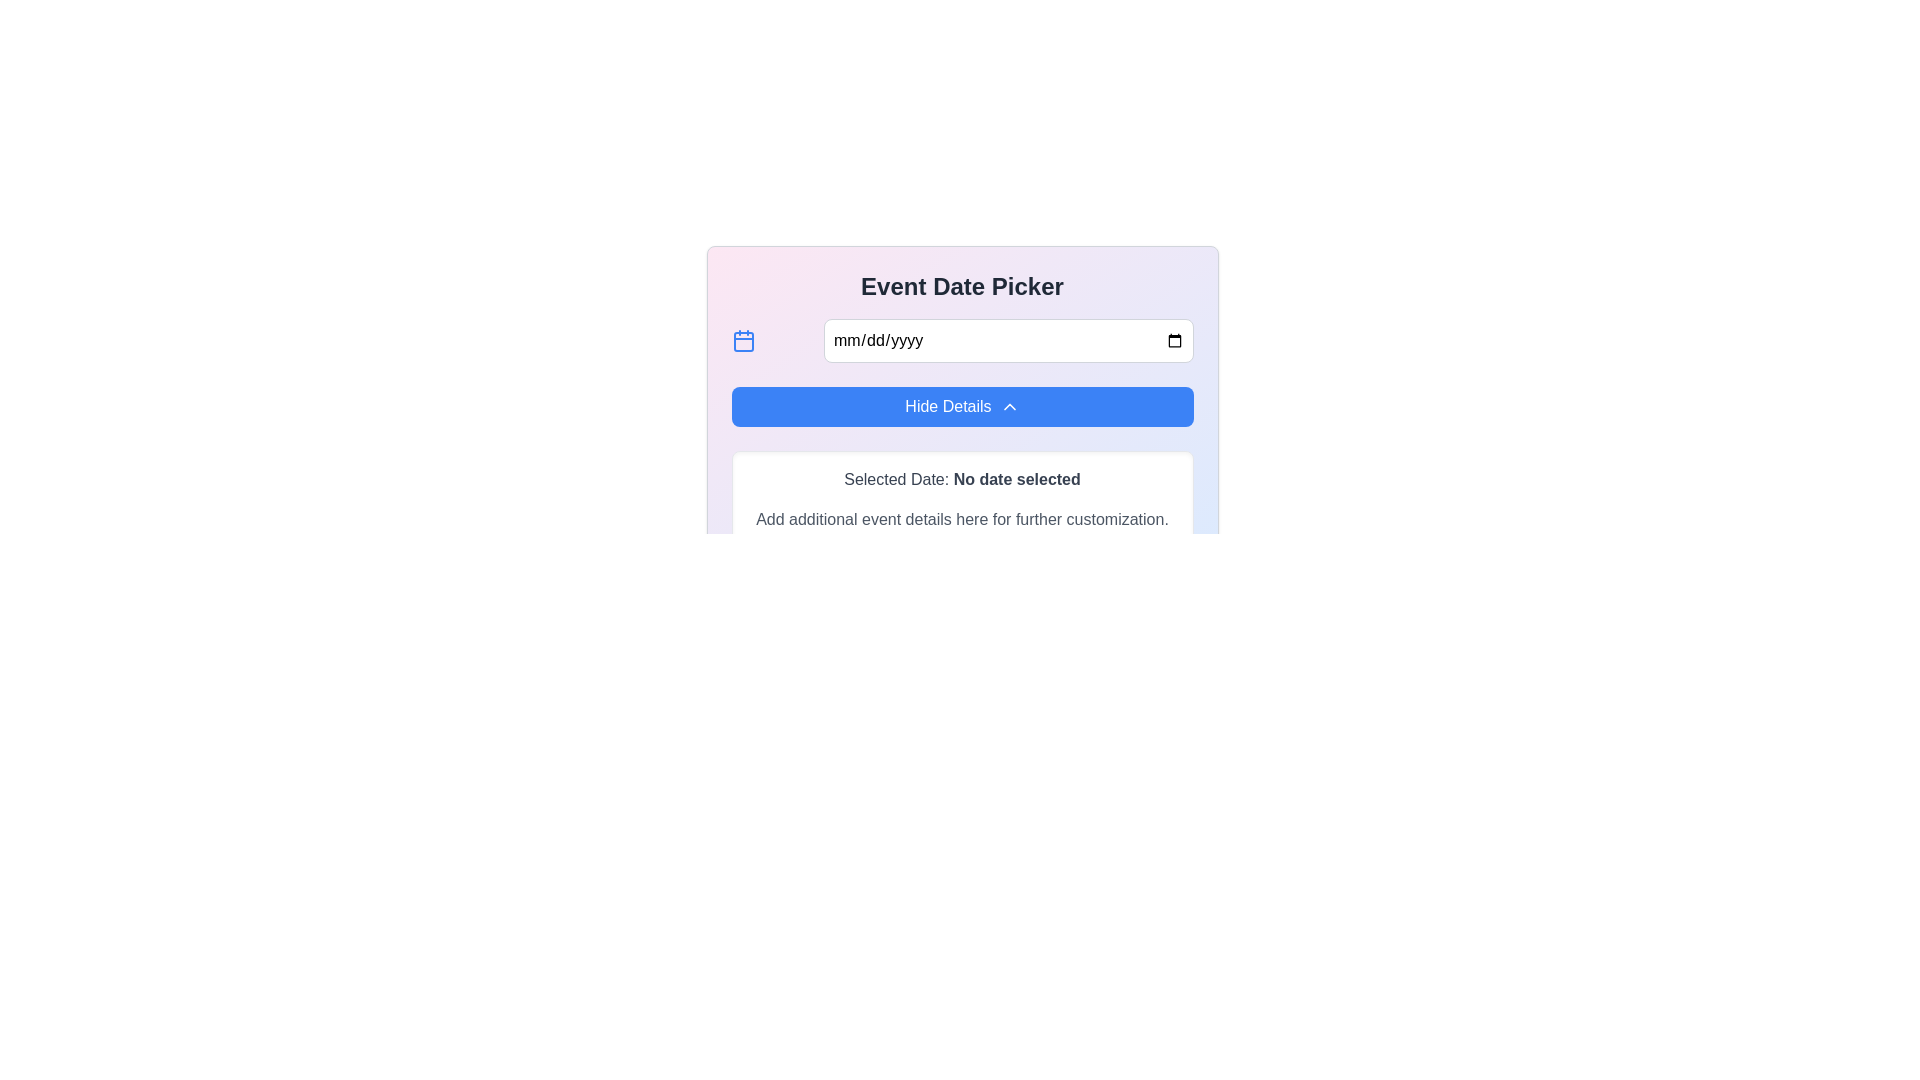  What do you see at coordinates (1009, 406) in the screenshot?
I see `the collapse icon located within the 'Hide Details' button on the right-hand side` at bounding box center [1009, 406].